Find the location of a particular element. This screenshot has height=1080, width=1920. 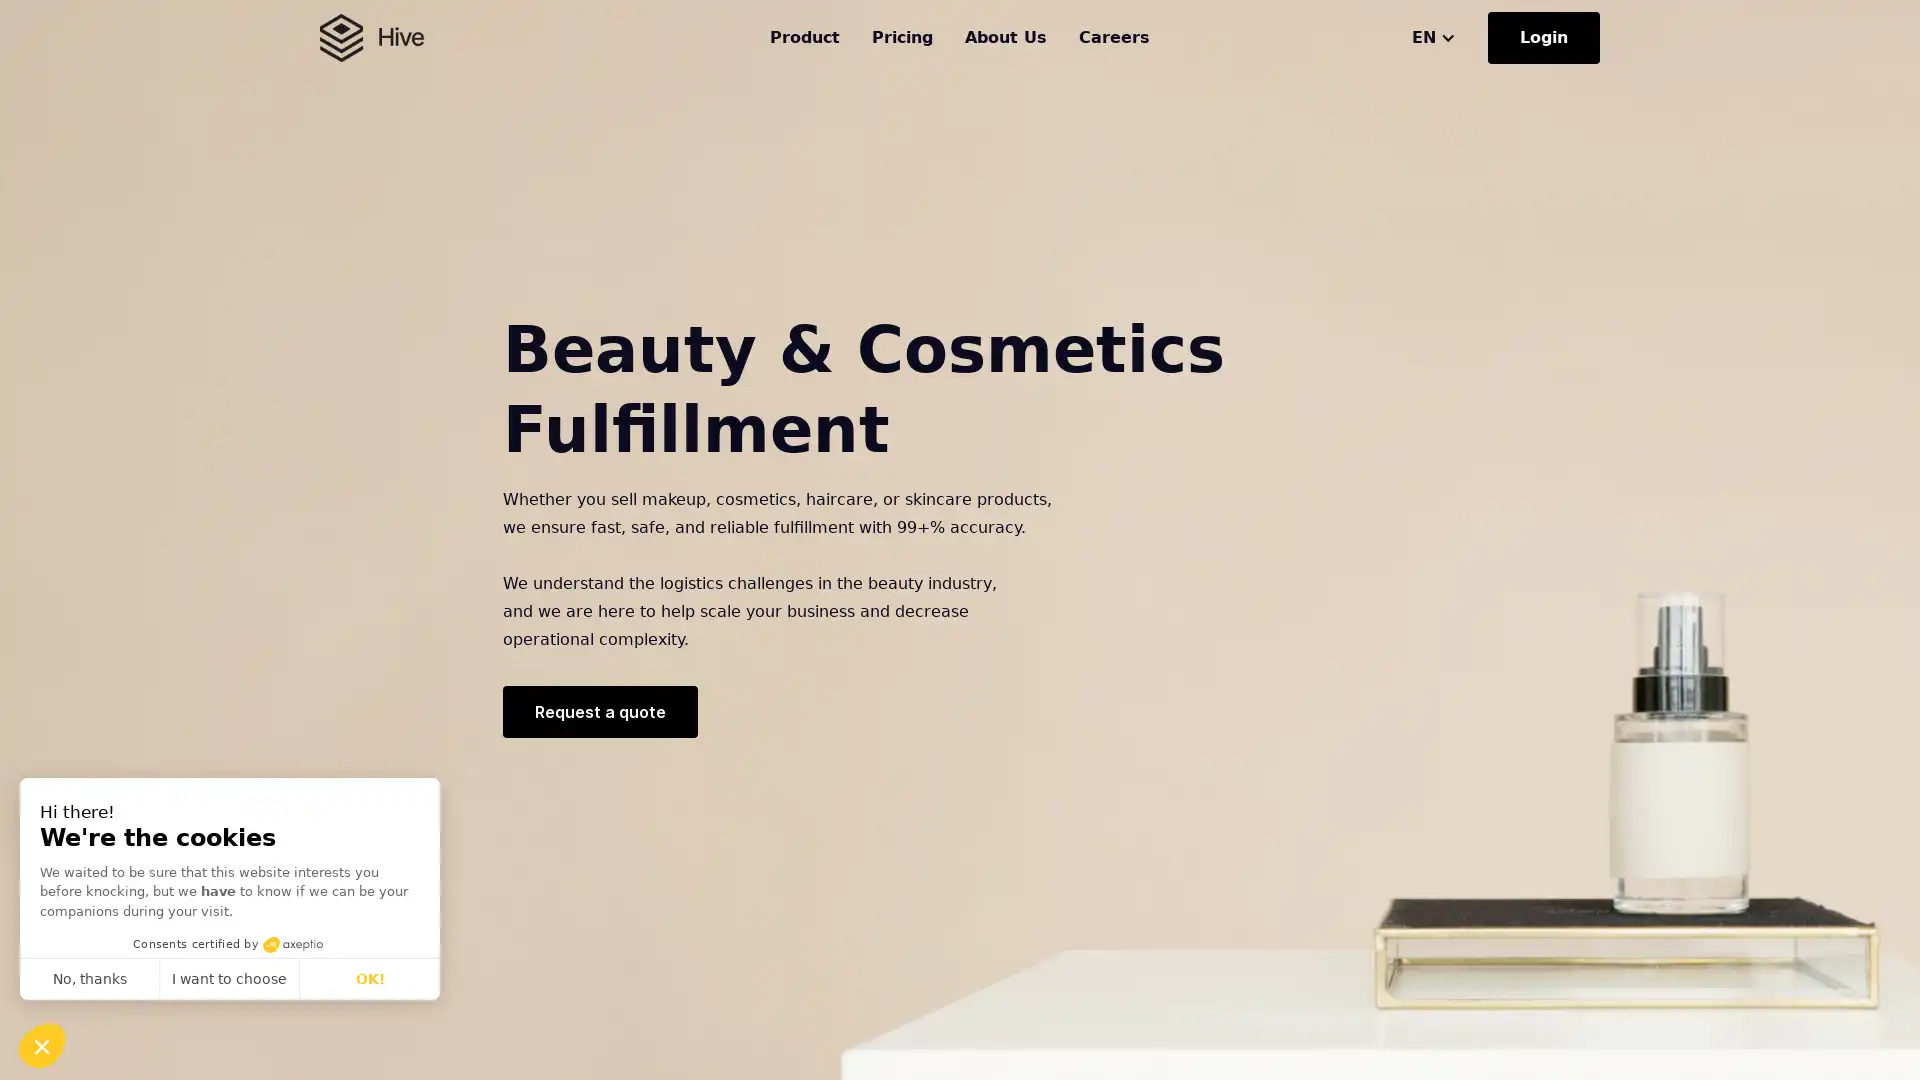

Continue and decide later is located at coordinates (42, 1044).